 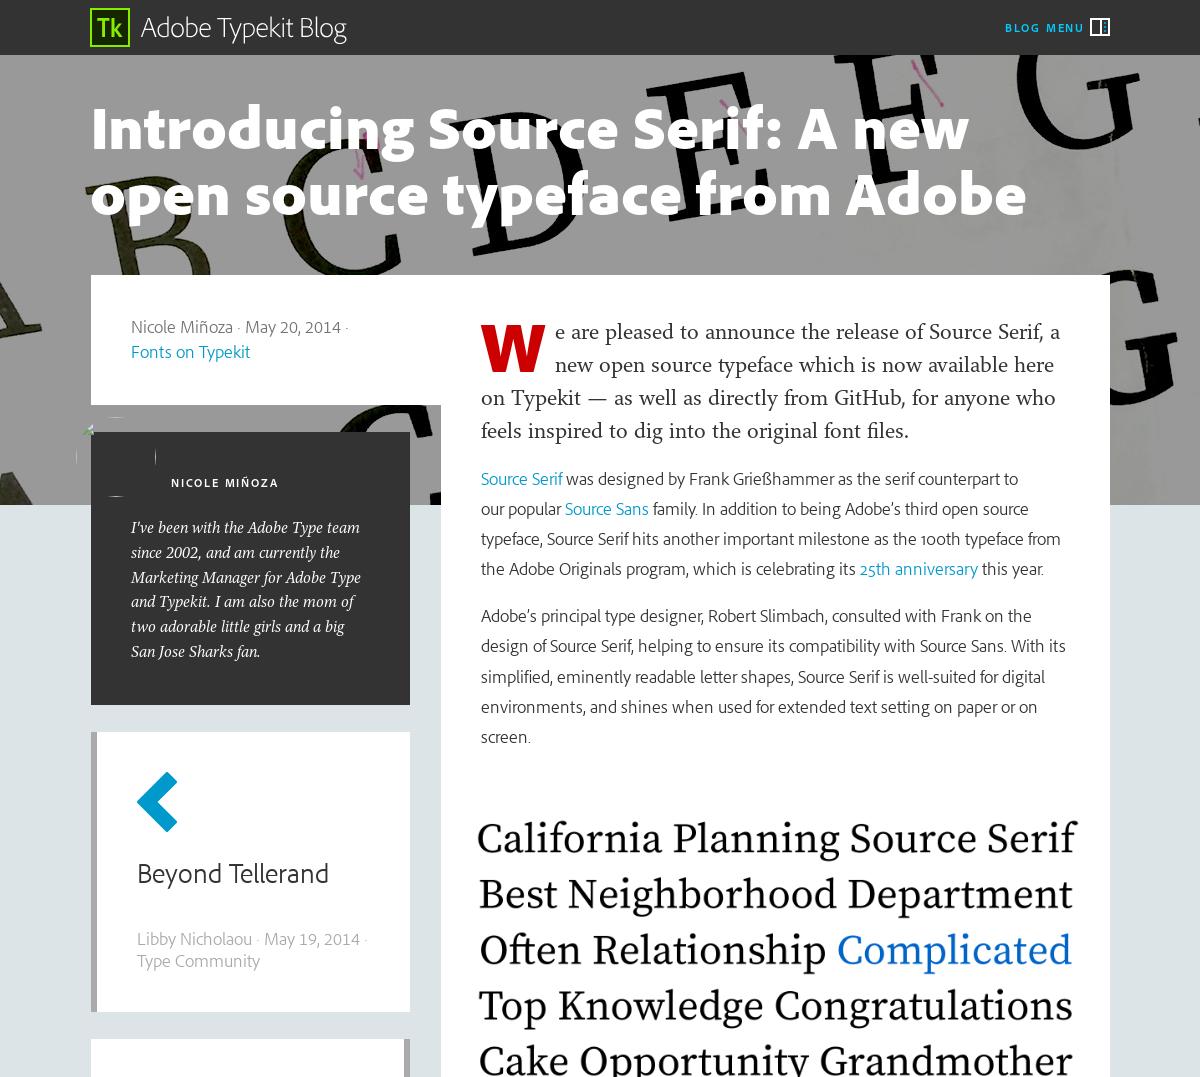 What do you see at coordinates (188, 349) in the screenshot?
I see `'Fonts on Typekit'` at bounding box center [188, 349].